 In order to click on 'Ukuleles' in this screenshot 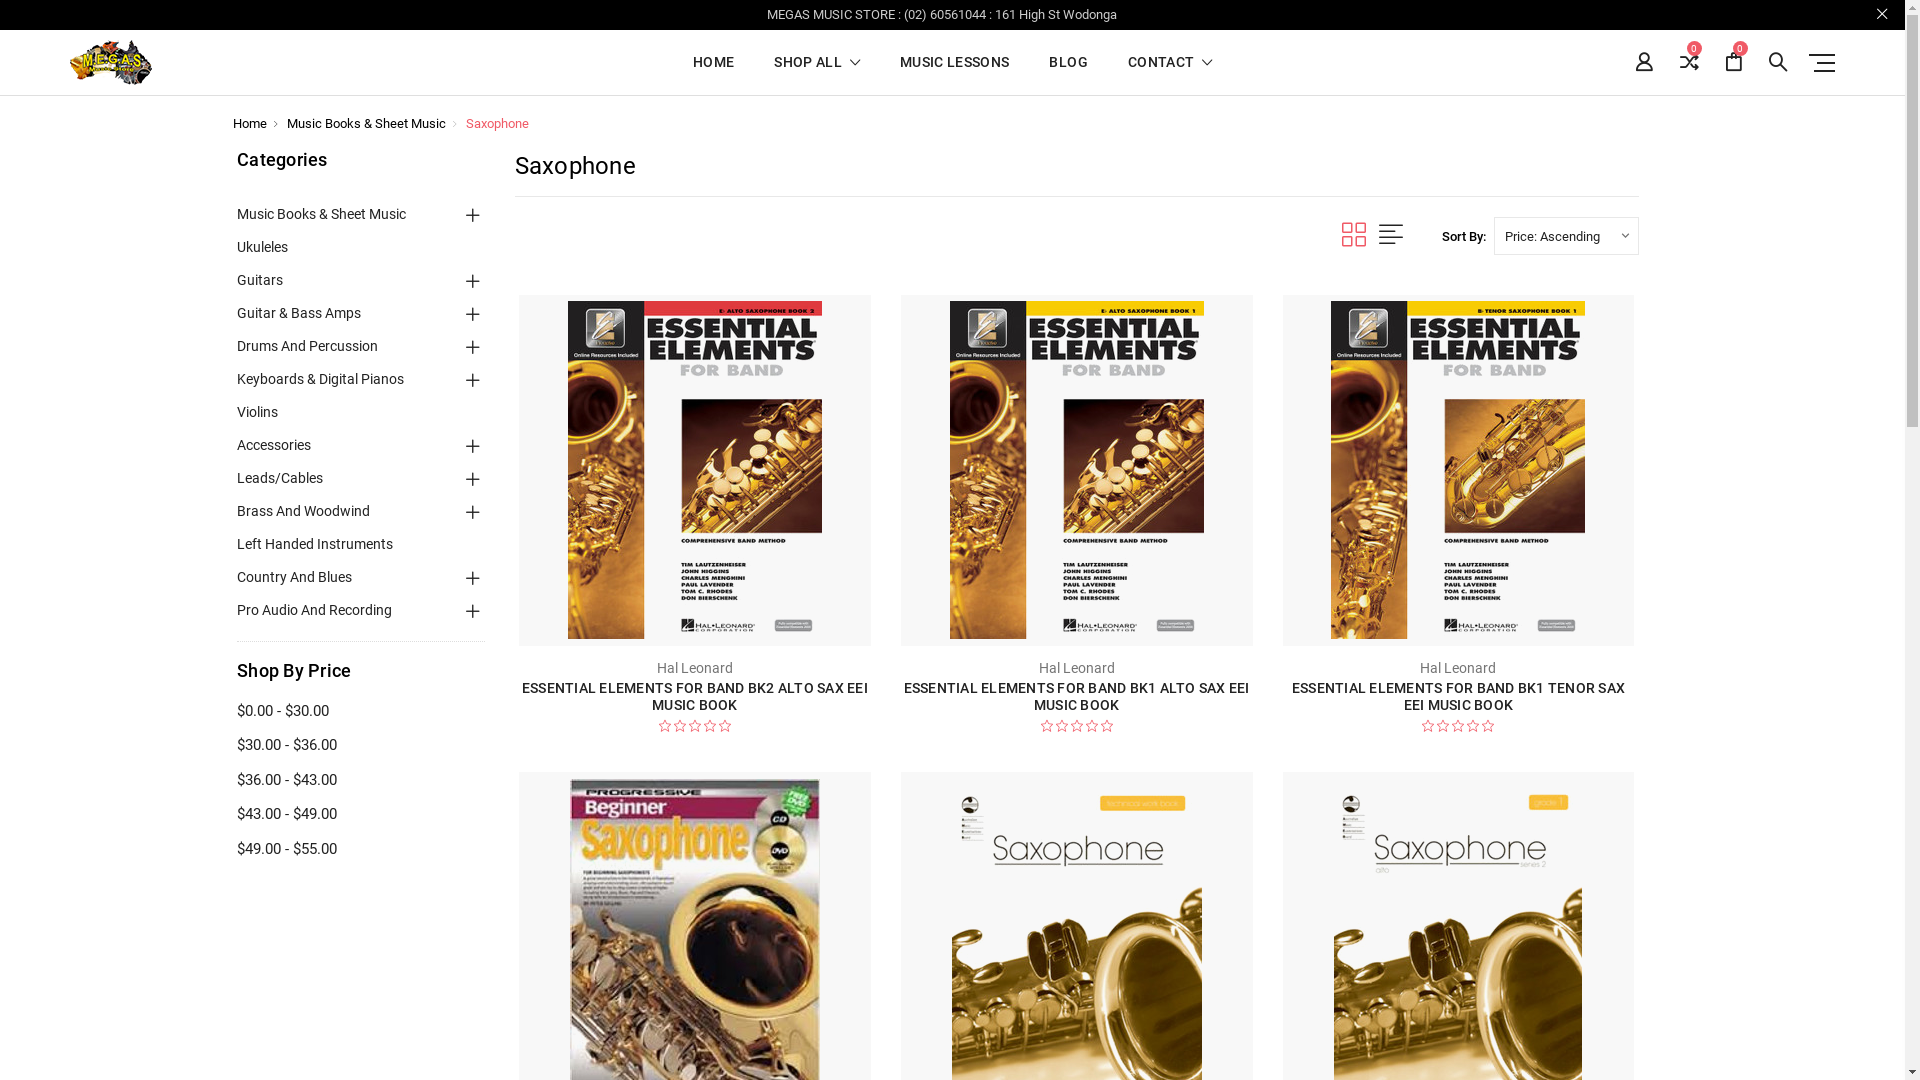, I will do `click(261, 245)`.